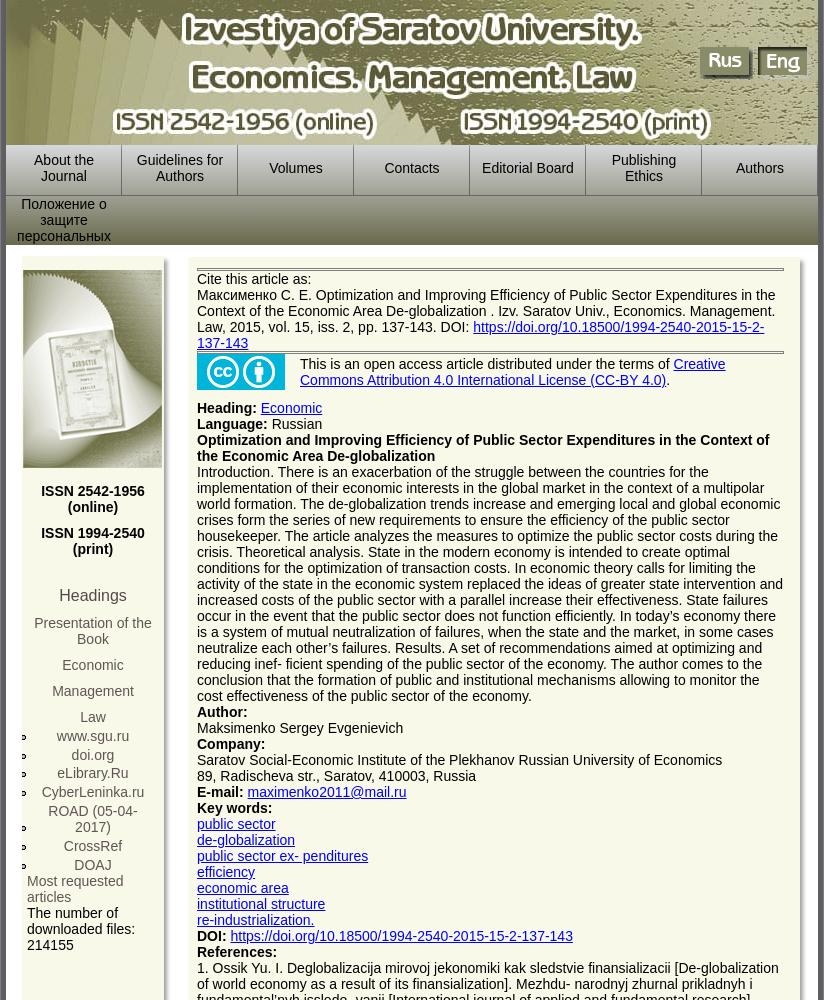  Describe the element at coordinates (220, 792) in the screenshot. I see `'E-mail:'` at that location.